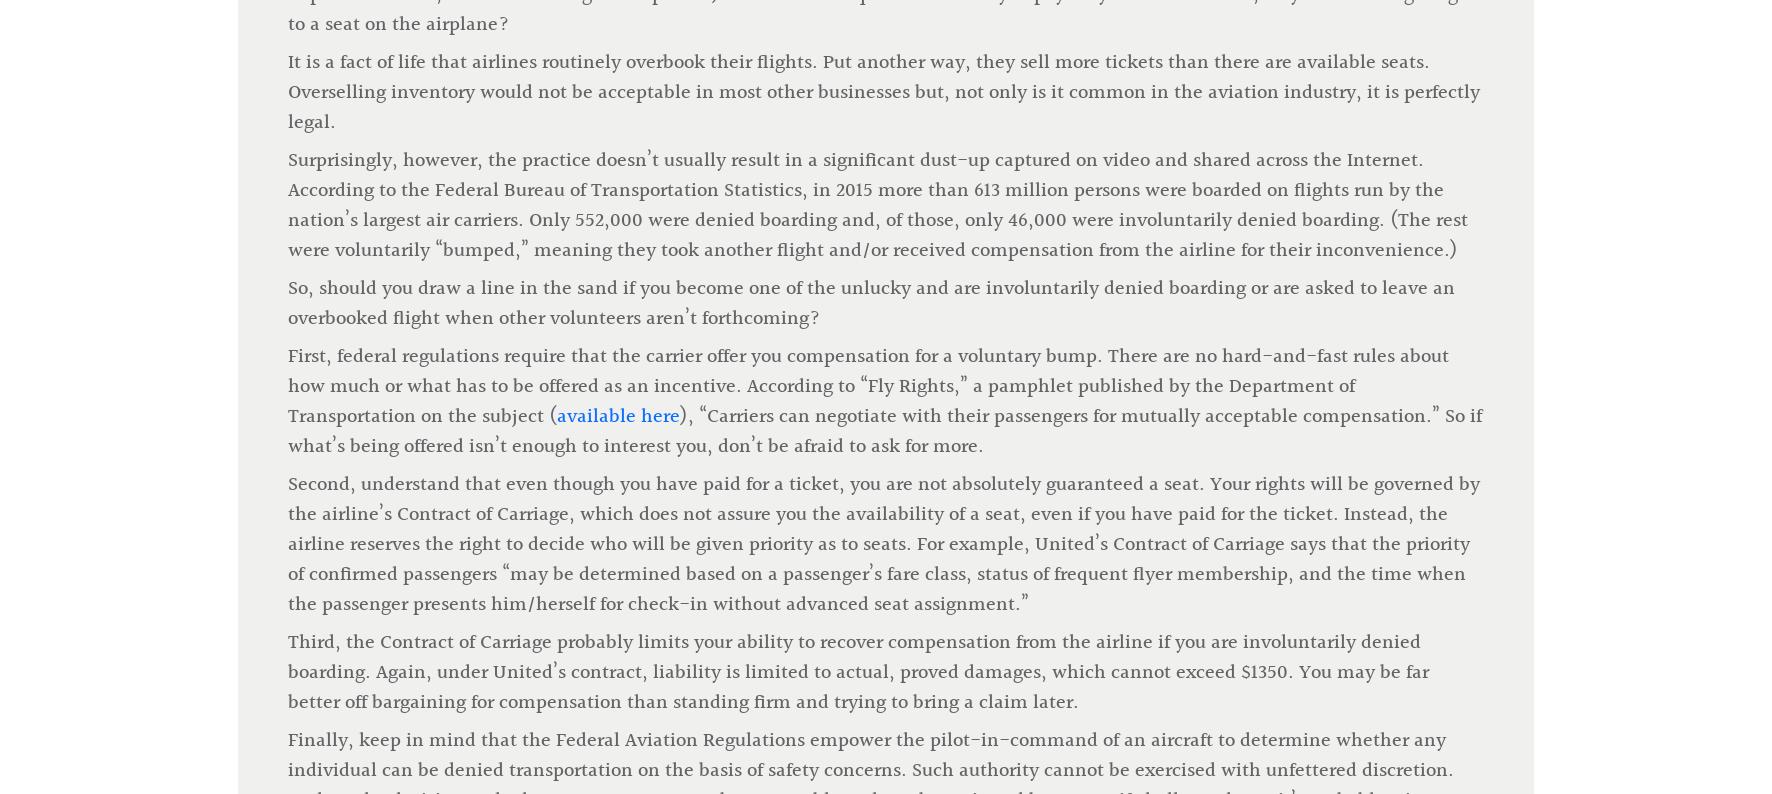 The image size is (1772, 794). Describe the element at coordinates (286, 98) in the screenshot. I see `'), “Carriers can negotiate with their passengers for mutually acceptable compensation.” So if what’s being offered isn’t enough to interest you, don’t be afraid to ask for more.'` at that location.